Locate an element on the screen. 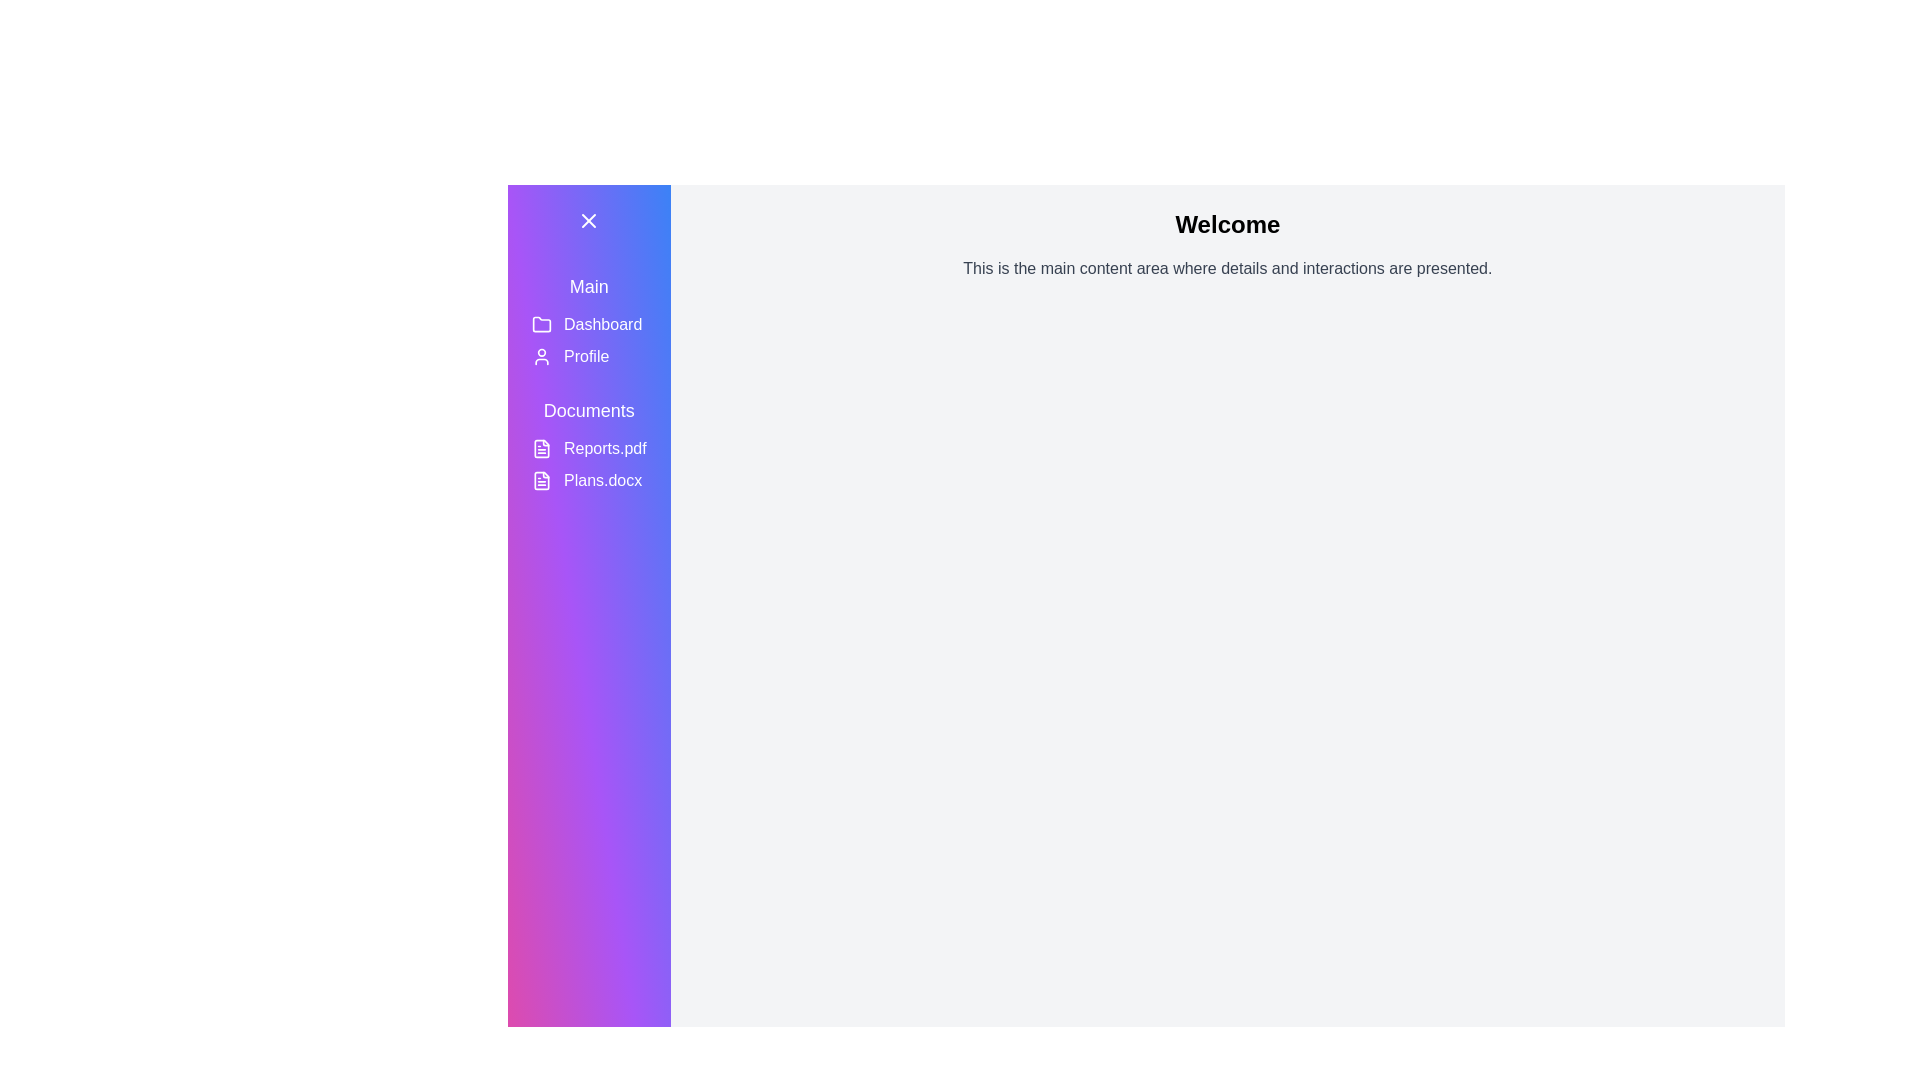  the text element displaying 'Plans.docx' in the vertical navigation sidebar is located at coordinates (602, 481).